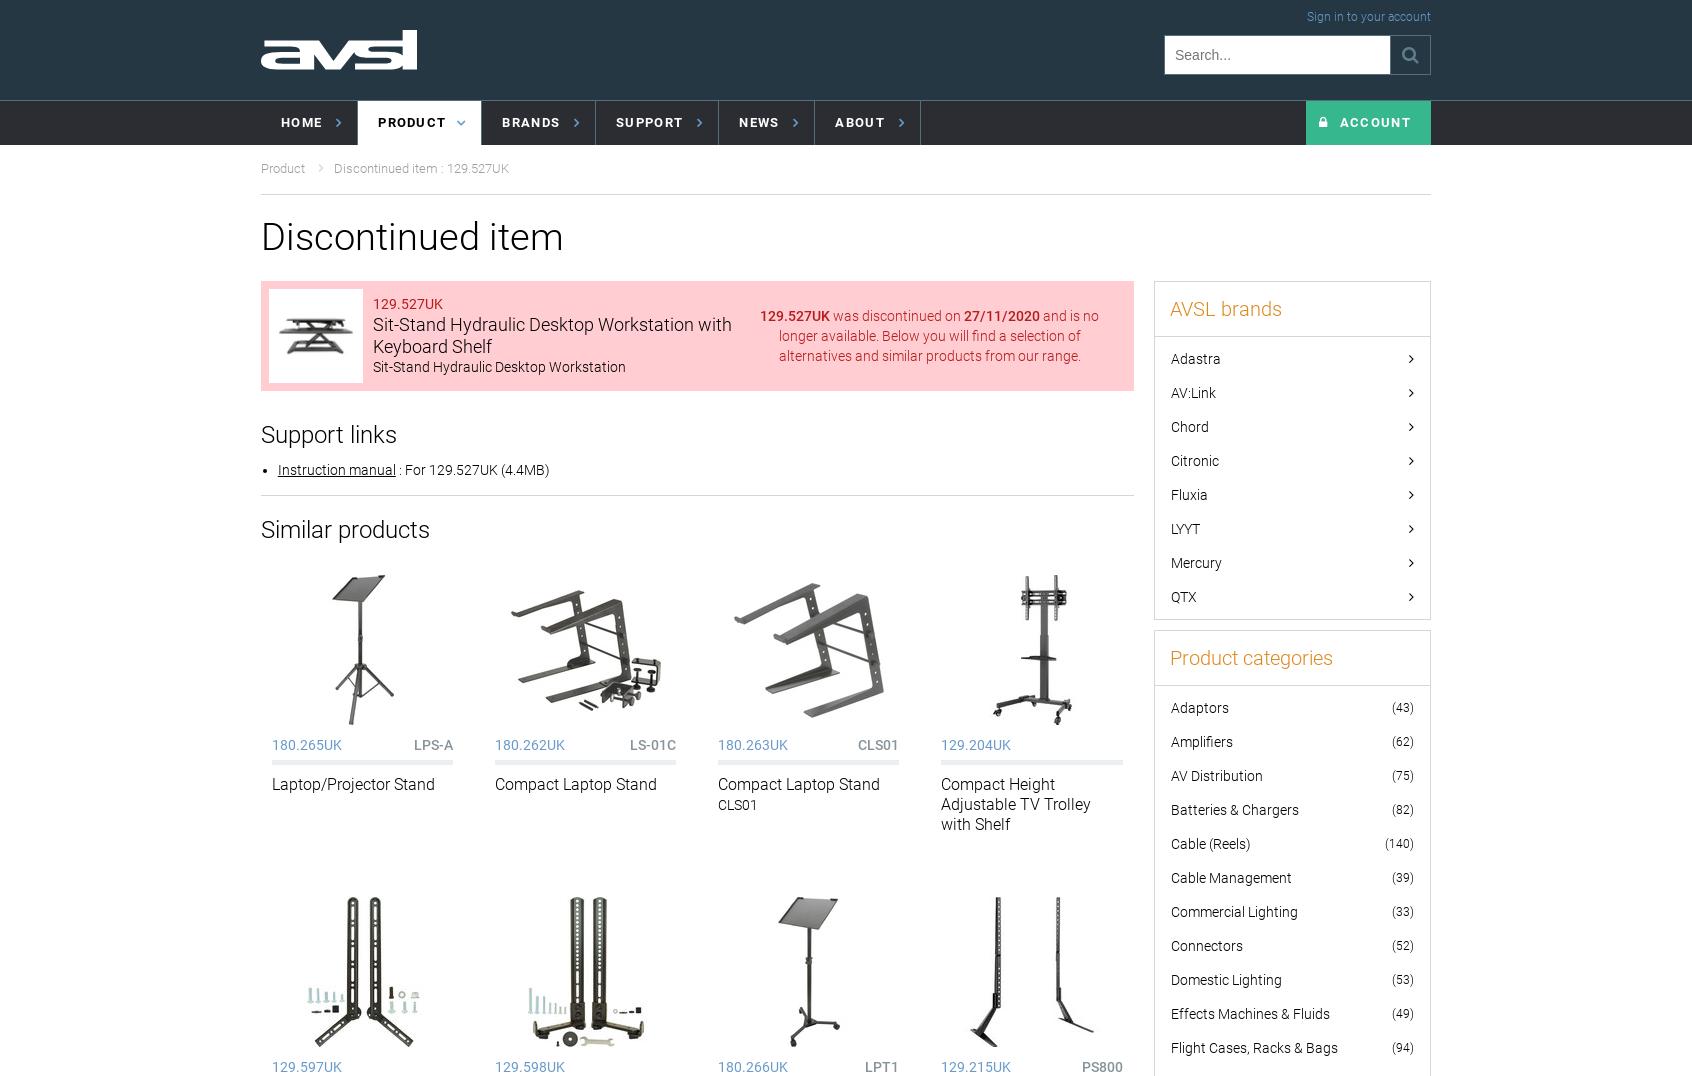  I want to click on 'AV Distribution', so click(1216, 775).